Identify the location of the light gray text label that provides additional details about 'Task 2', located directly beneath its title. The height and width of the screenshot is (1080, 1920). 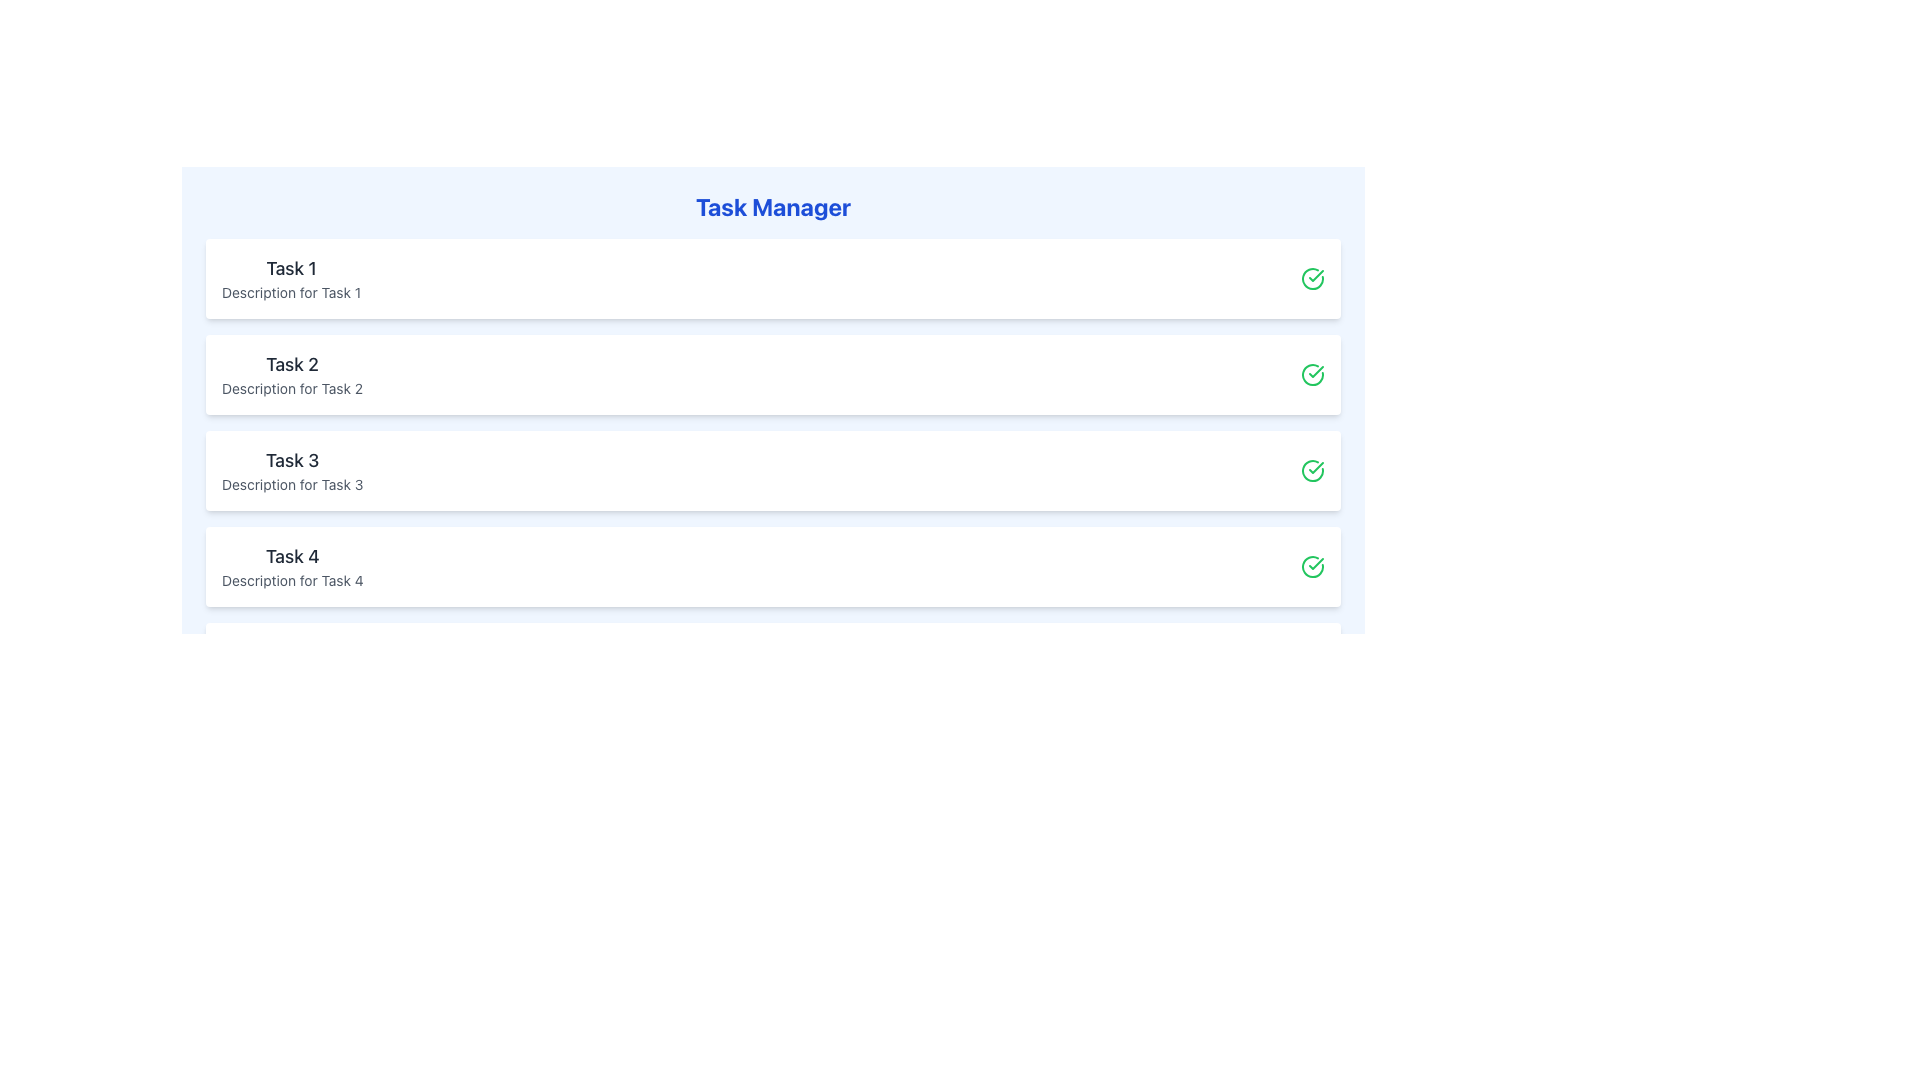
(291, 389).